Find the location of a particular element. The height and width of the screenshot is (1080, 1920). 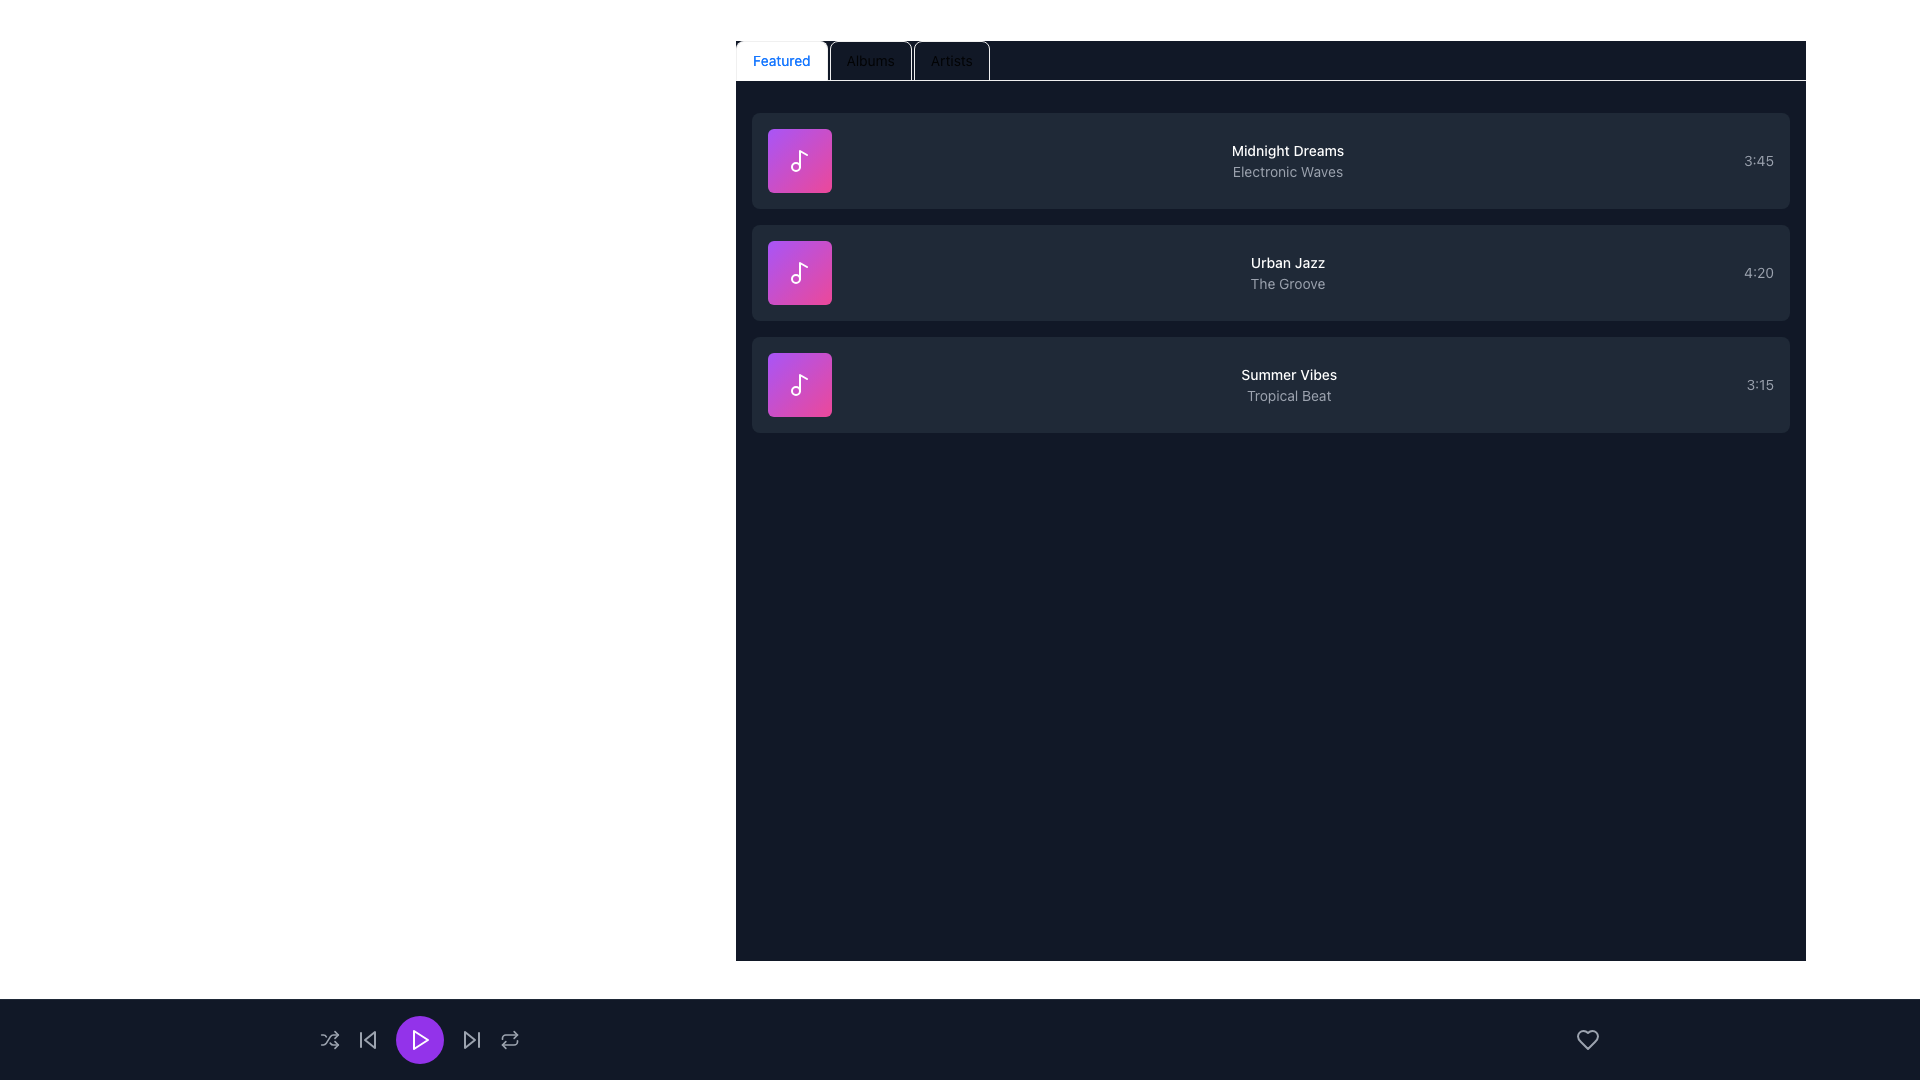

the second icon in the vertical list that represents the song 'Urban Jazz' is located at coordinates (800, 273).